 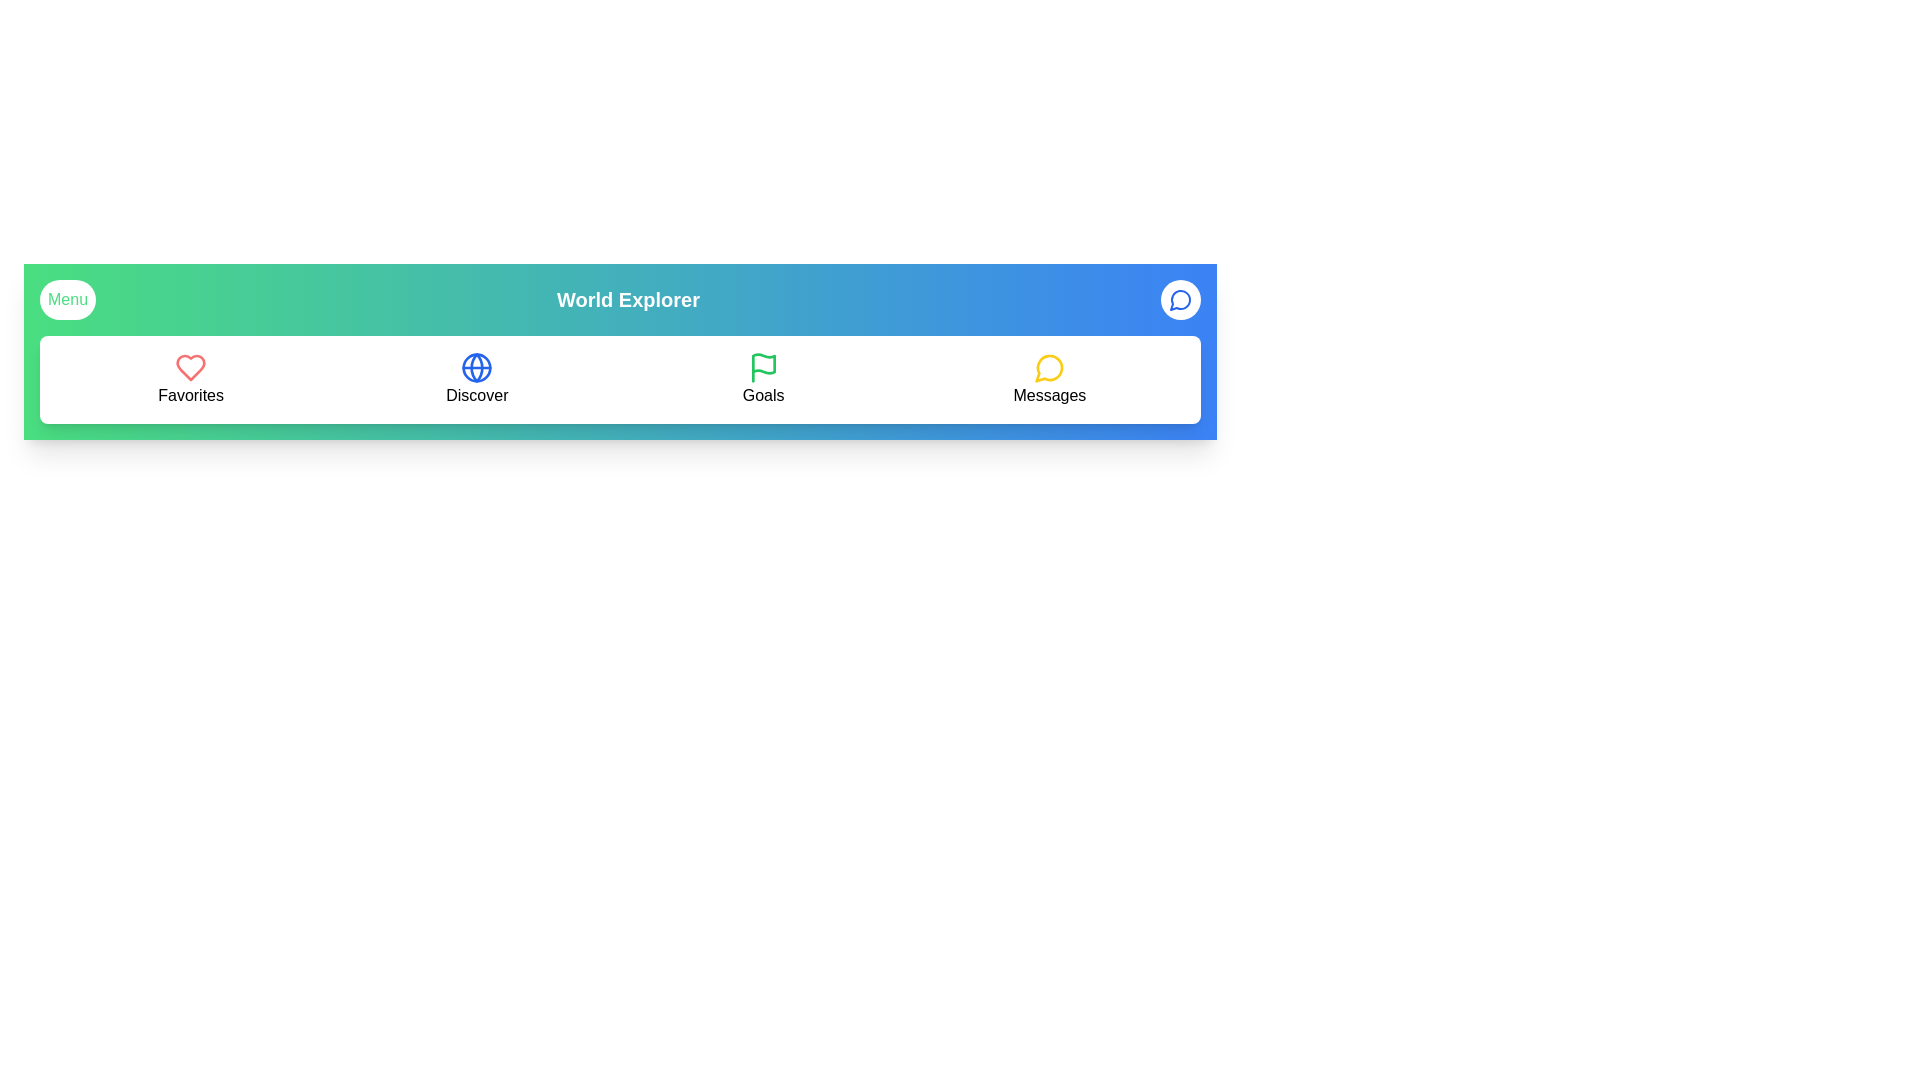 What do you see at coordinates (1180, 300) in the screenshot?
I see `the profile/message icon located in the top-right corner of the navigation bar` at bounding box center [1180, 300].